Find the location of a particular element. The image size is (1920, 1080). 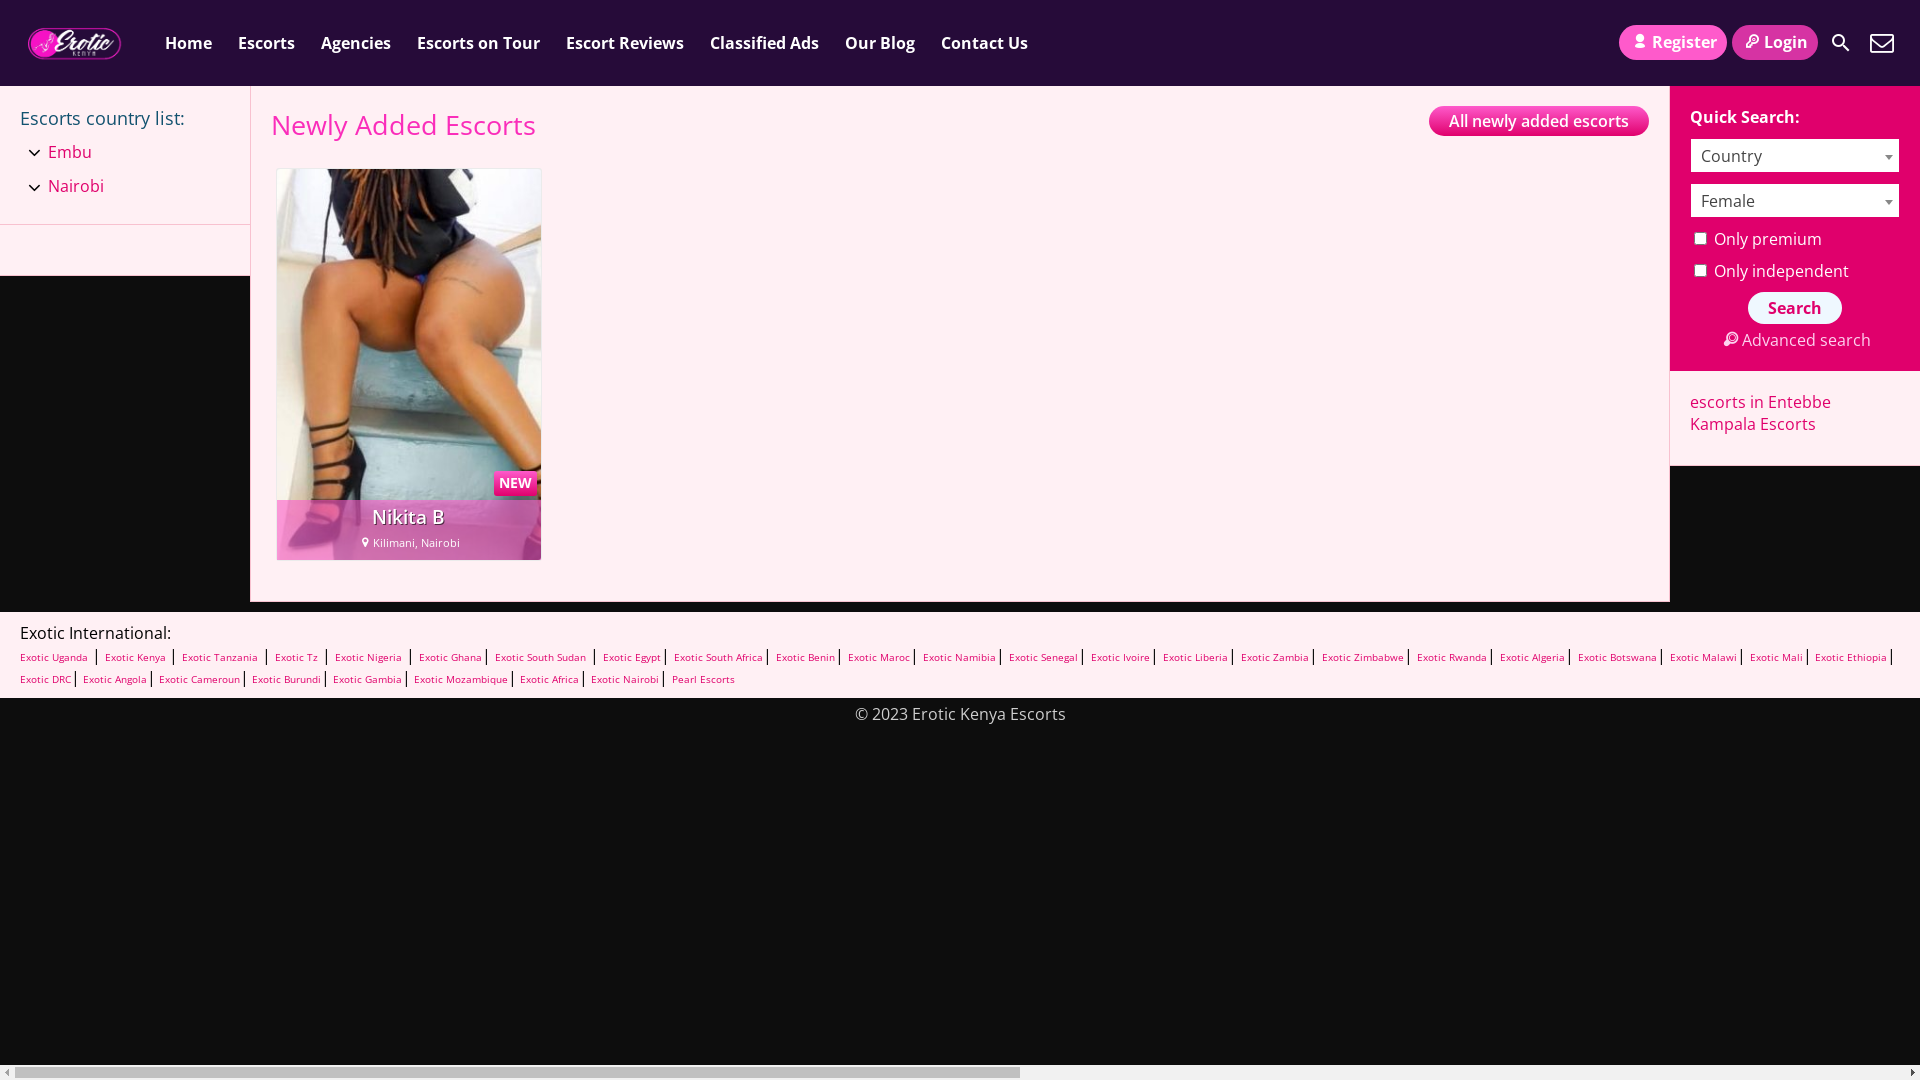

'Exotic Nairobi' is located at coordinates (587, 677).